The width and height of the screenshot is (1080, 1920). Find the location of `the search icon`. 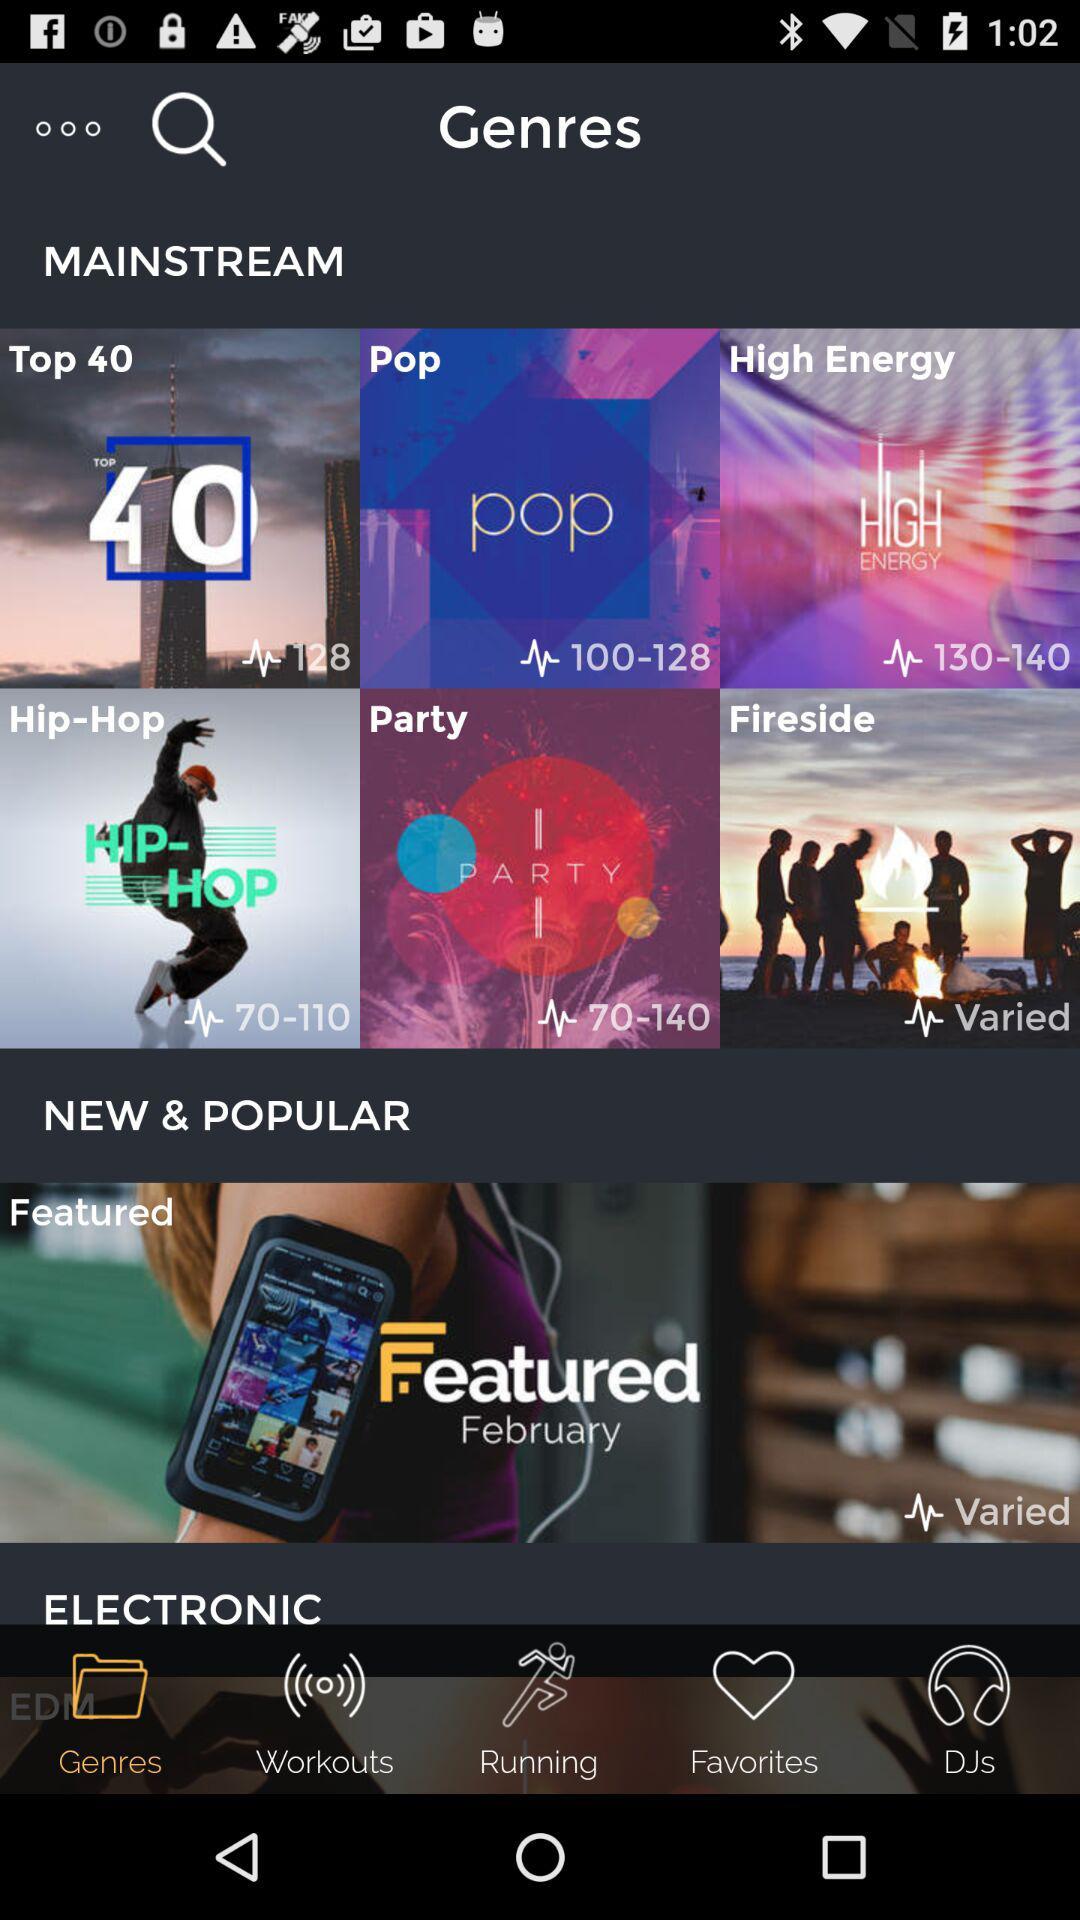

the search icon is located at coordinates (188, 136).